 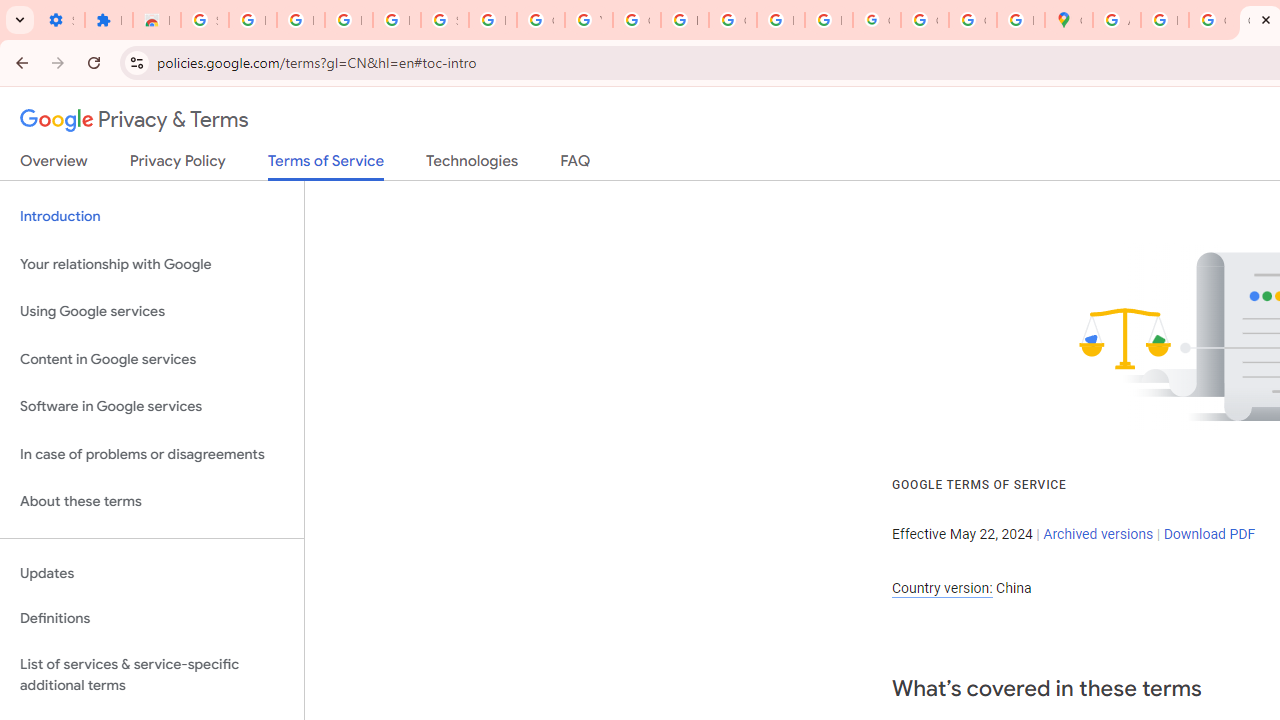 What do you see at coordinates (151, 263) in the screenshot?
I see `'Your relationship with Google'` at bounding box center [151, 263].